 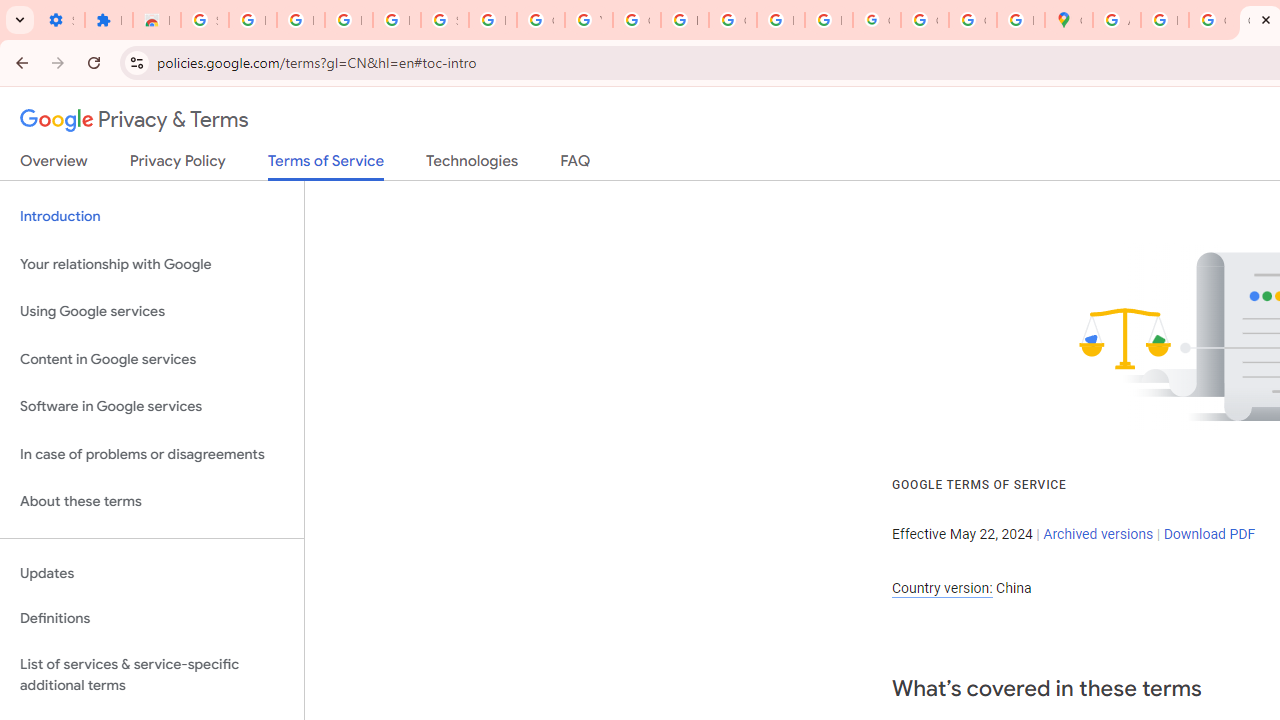 What do you see at coordinates (151, 263) in the screenshot?
I see `'Your relationship with Google'` at bounding box center [151, 263].